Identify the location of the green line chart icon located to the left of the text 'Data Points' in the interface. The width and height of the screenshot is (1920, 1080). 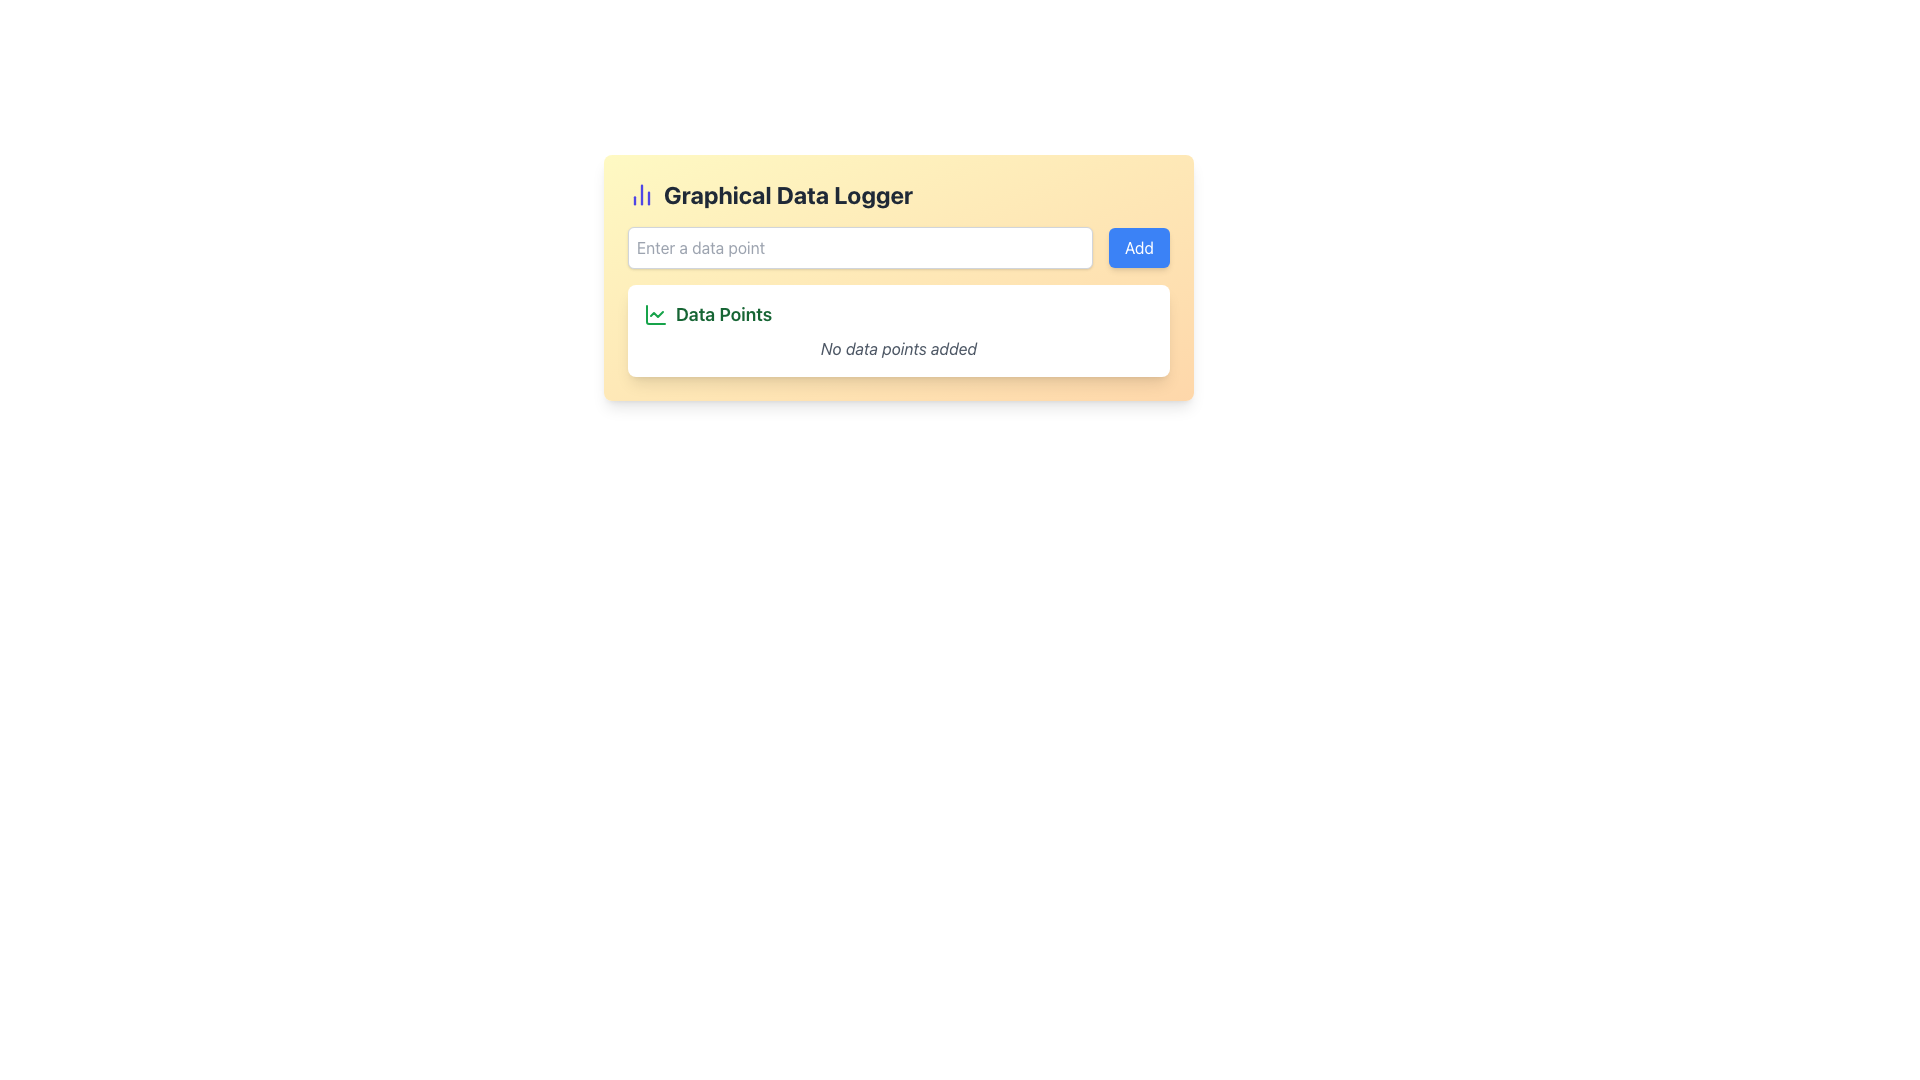
(656, 315).